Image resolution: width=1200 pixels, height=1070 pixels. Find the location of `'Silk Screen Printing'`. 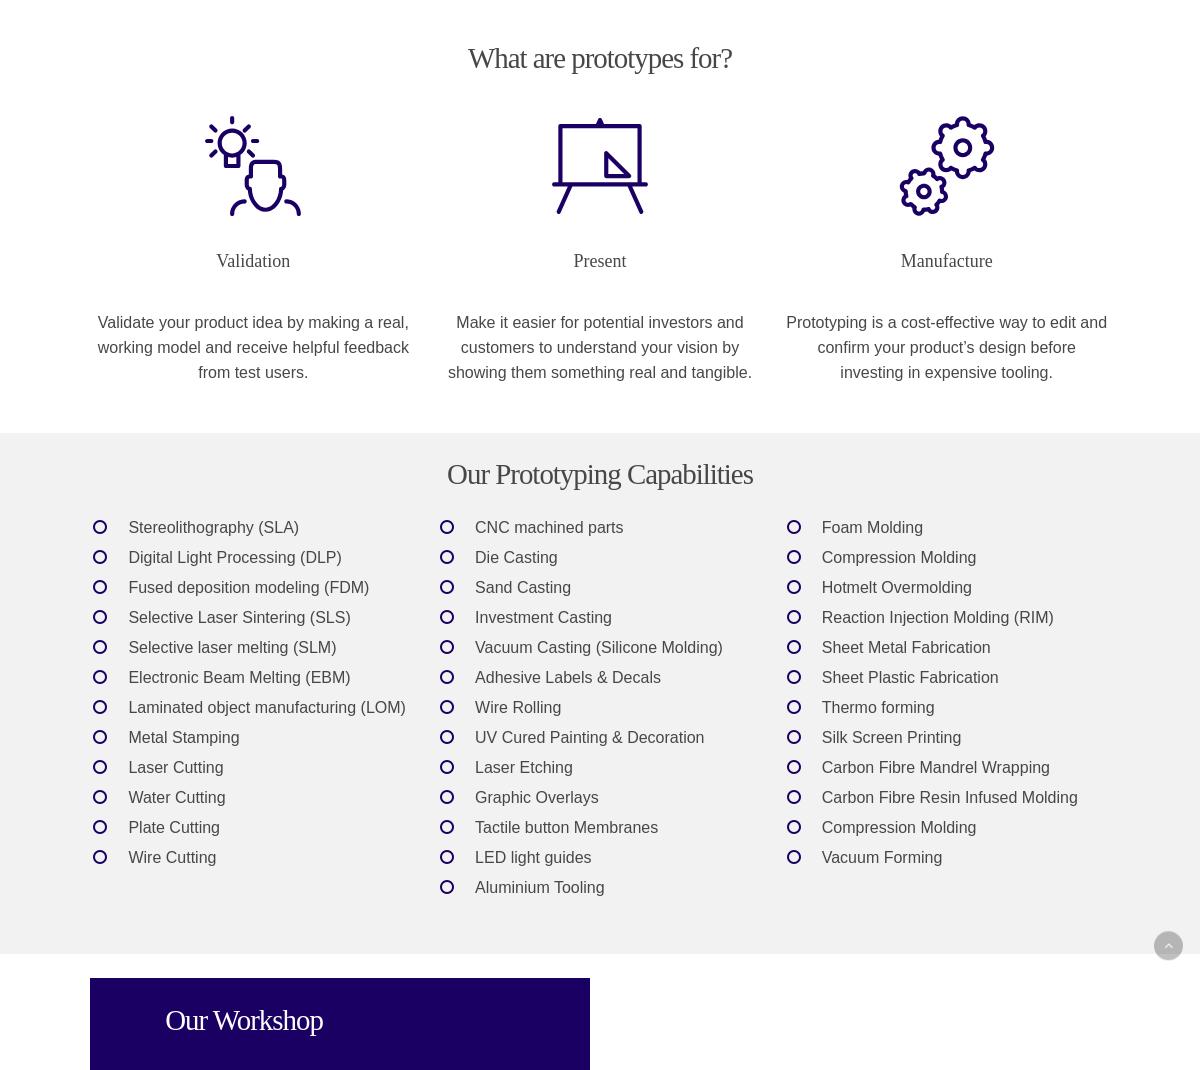

'Silk Screen Printing' is located at coordinates (820, 735).